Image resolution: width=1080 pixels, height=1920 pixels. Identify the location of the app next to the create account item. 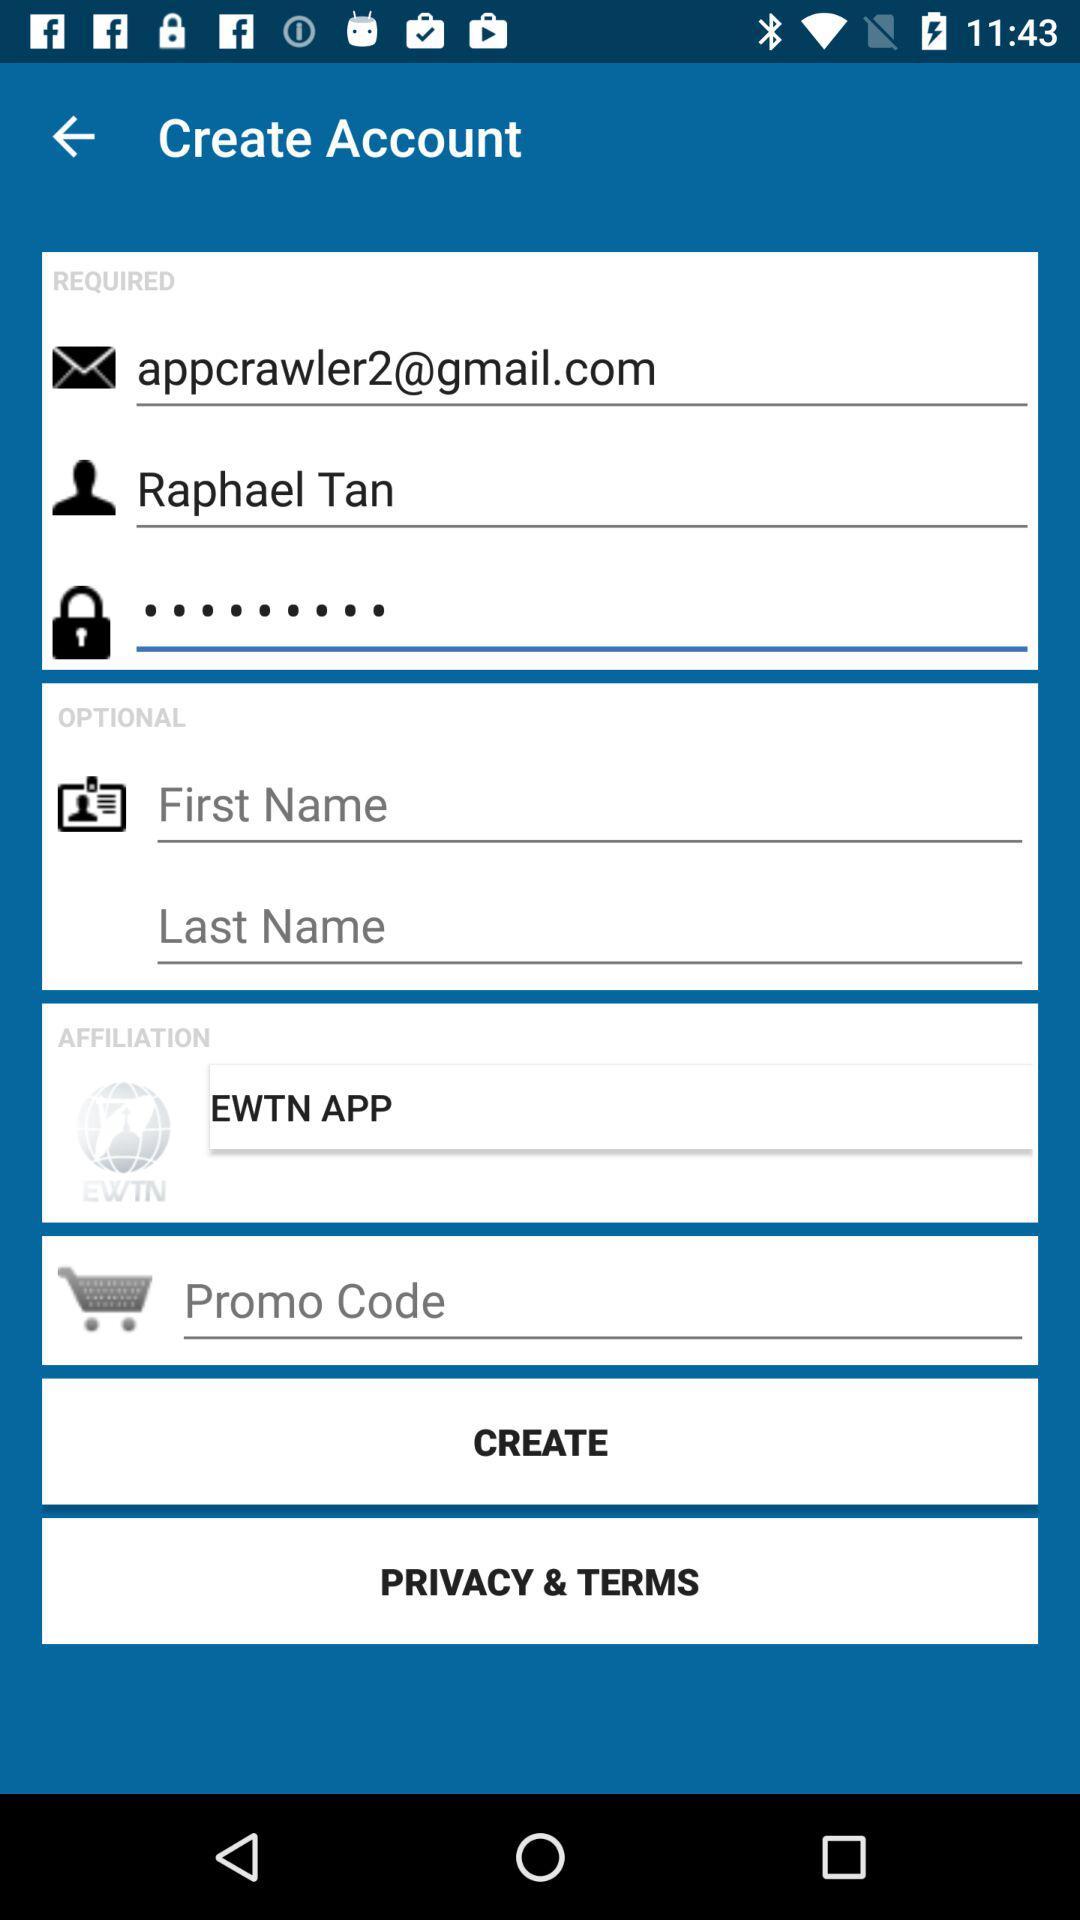
(72, 135).